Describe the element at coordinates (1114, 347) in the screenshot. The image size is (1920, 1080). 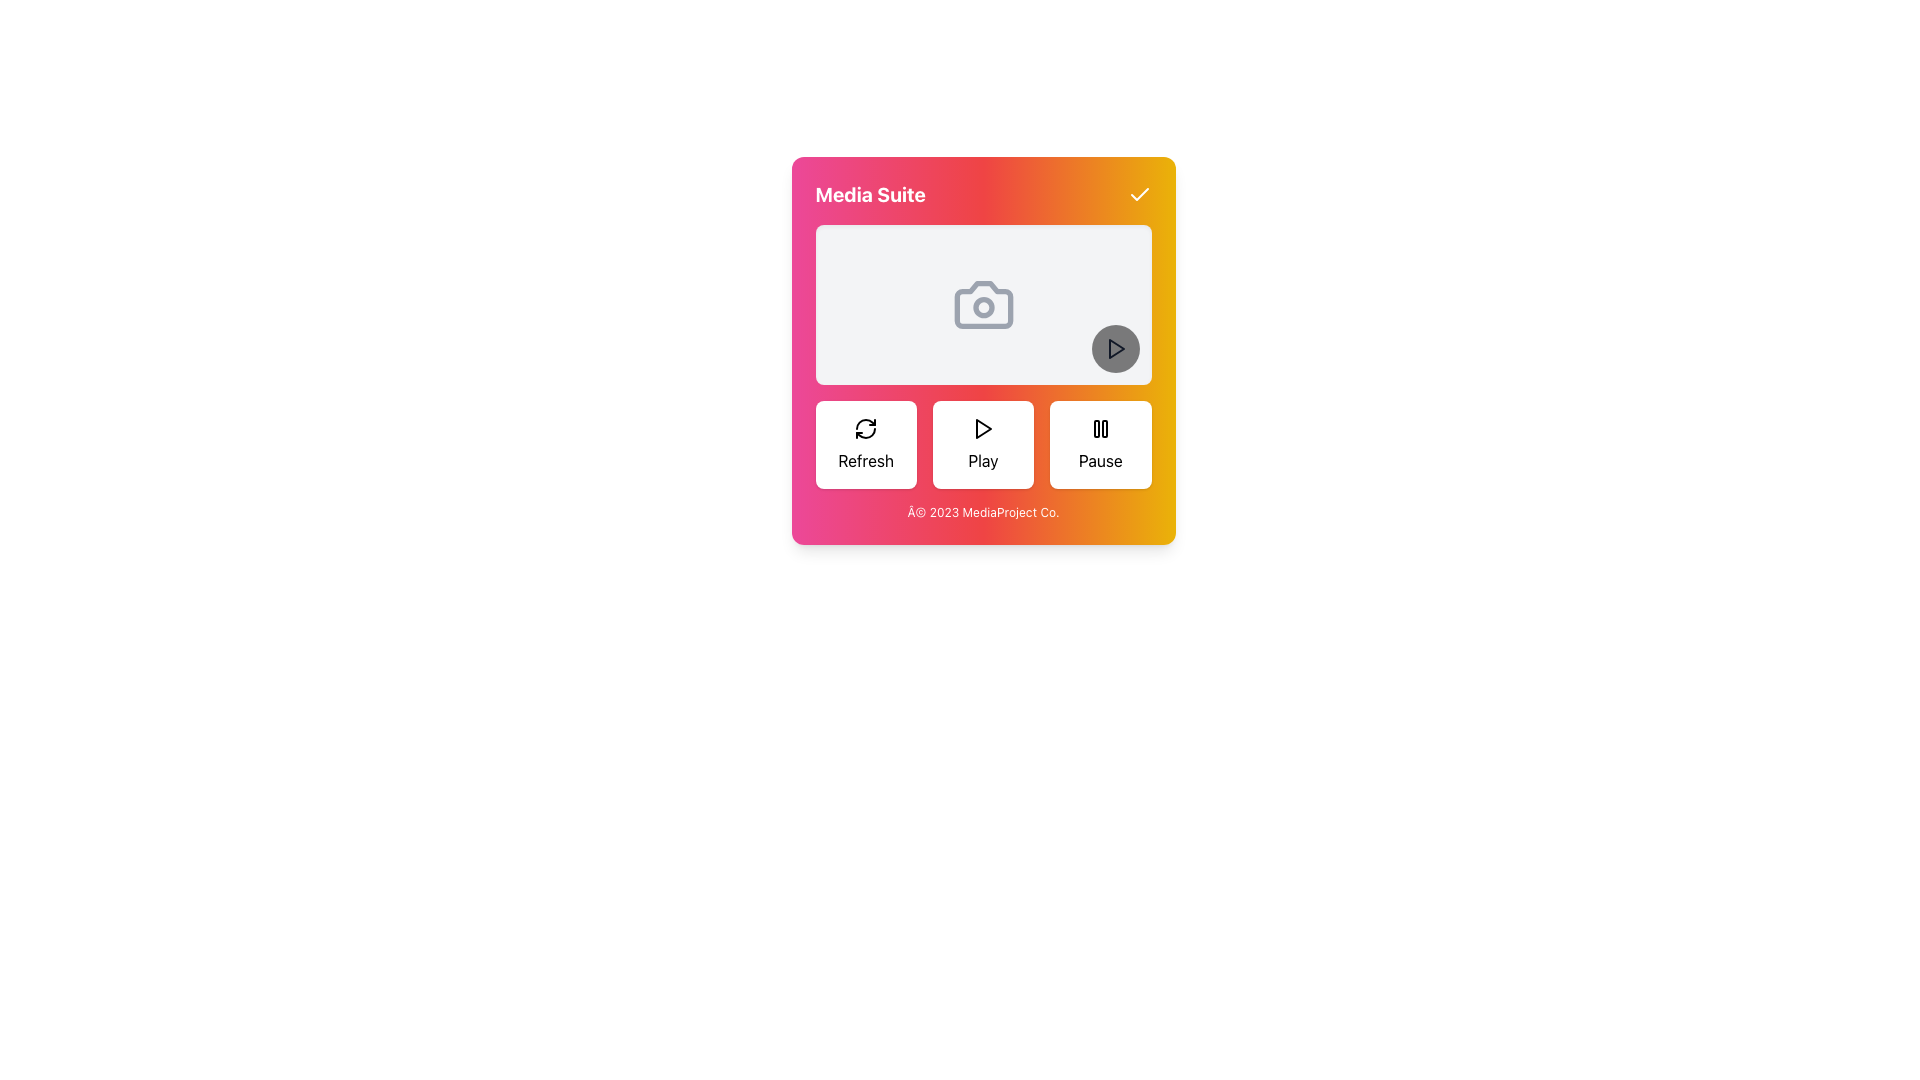
I see `the 'Play' button located in the bottom right corner of the 'Media Suite' panel` at that location.